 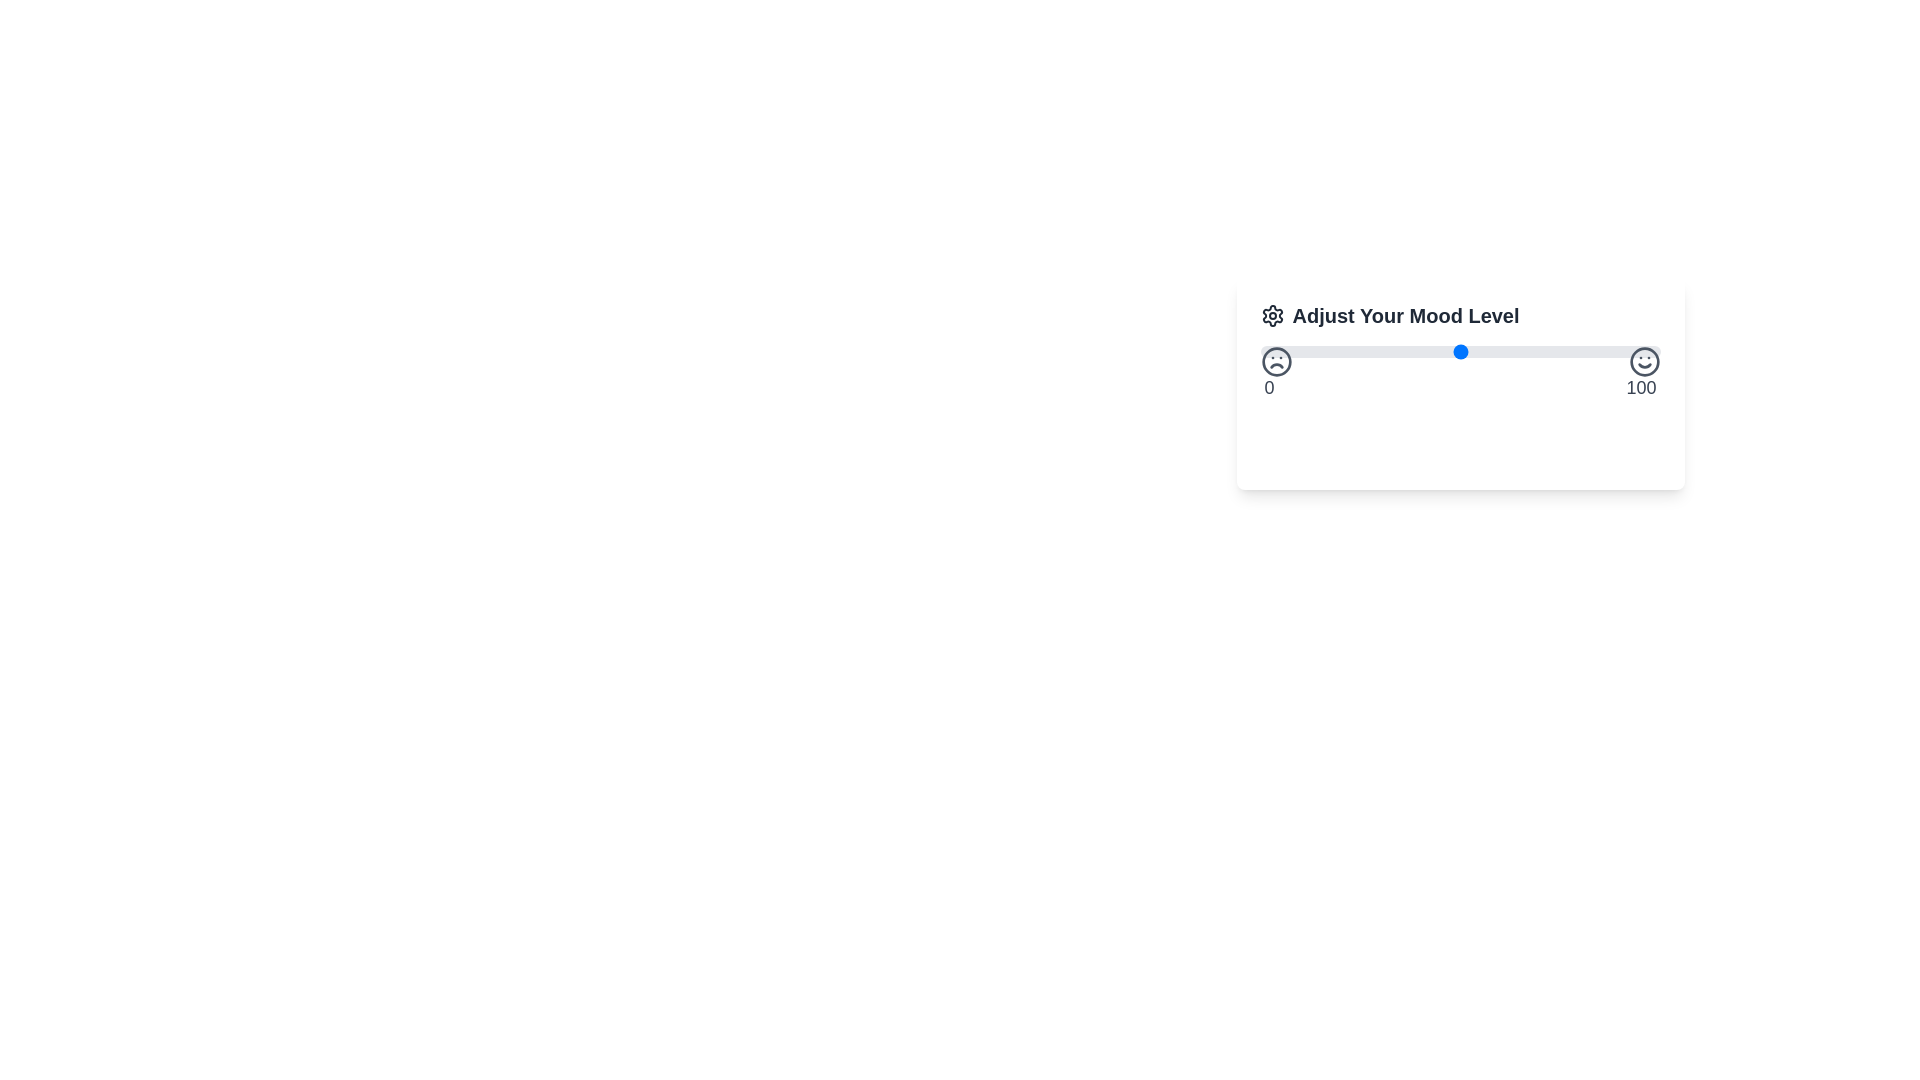 I want to click on the circular base of the smiling face emoji icon, which represents the maximum value of the mood adjustment slider, located on the far right of the slider adjacent to the '100' label, so click(x=1644, y=362).